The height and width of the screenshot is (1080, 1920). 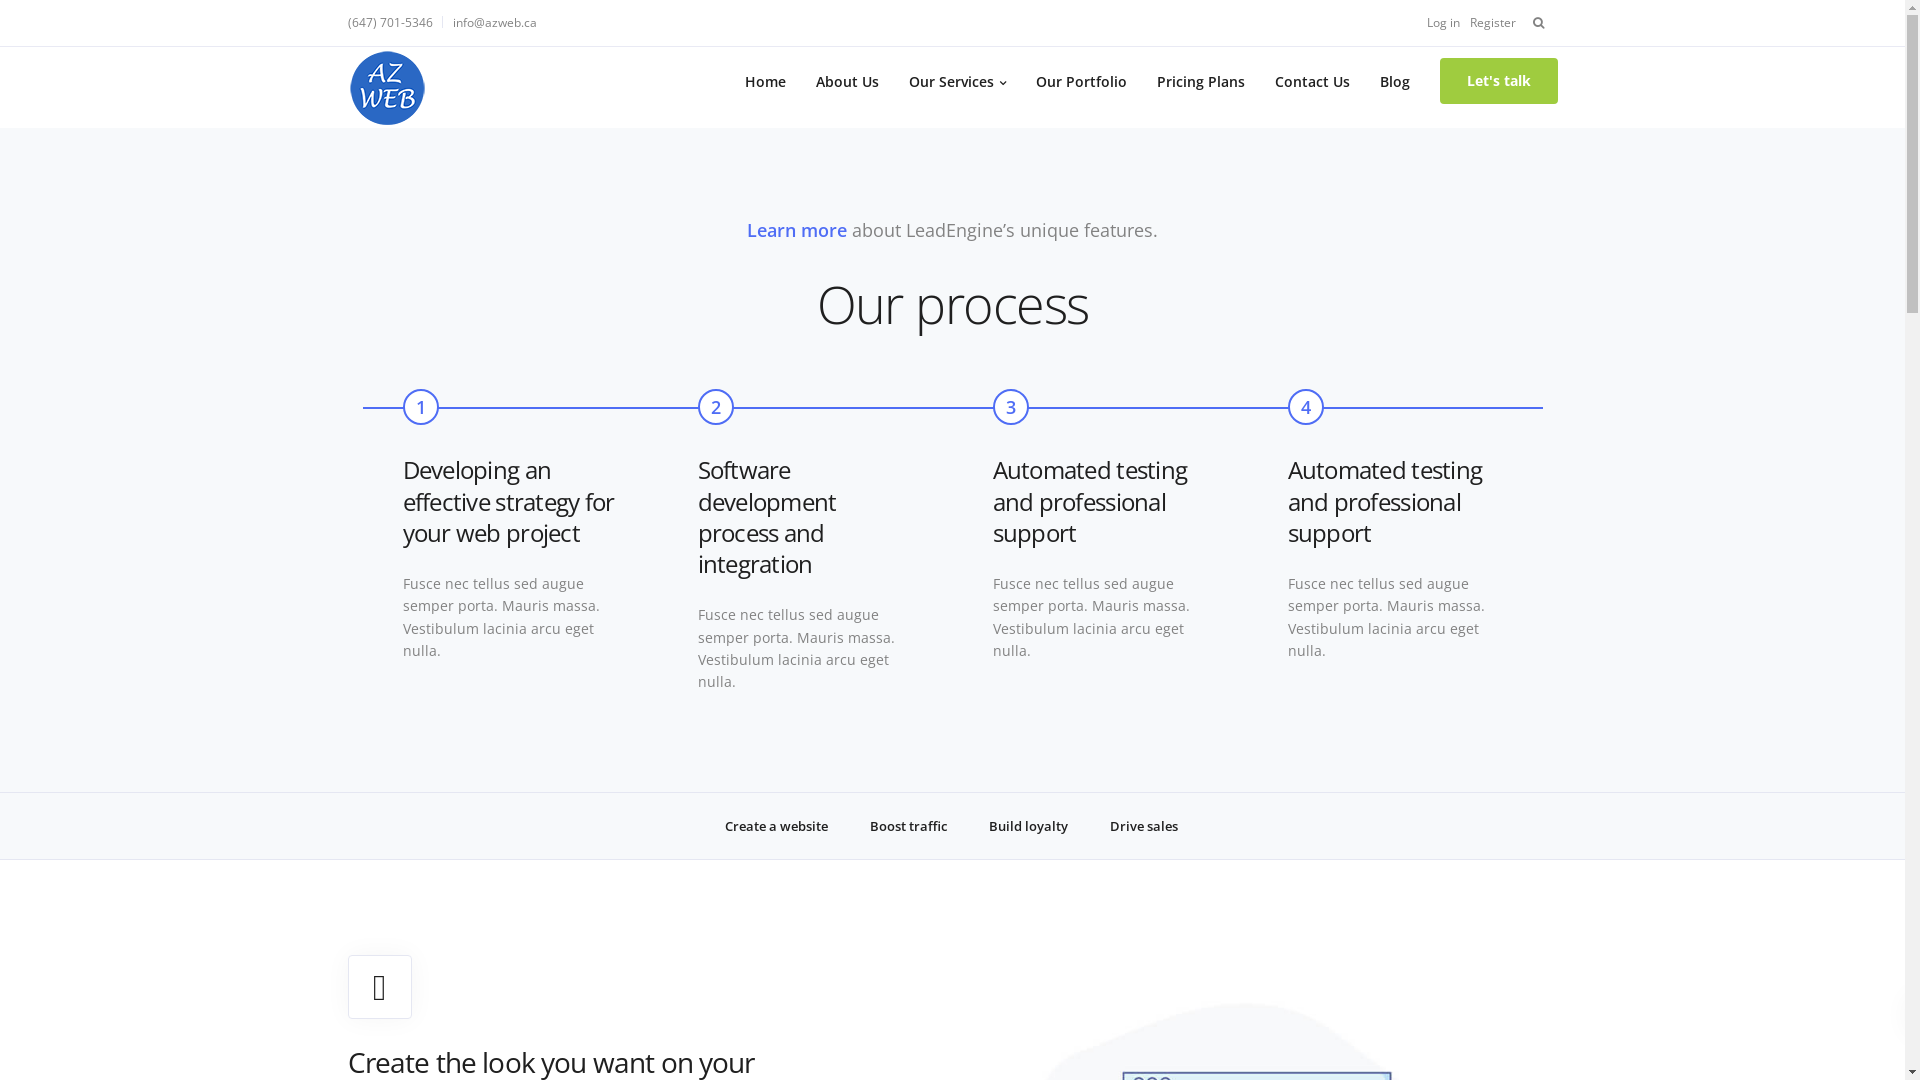 I want to click on 'Drive sales', so click(x=1093, y=826).